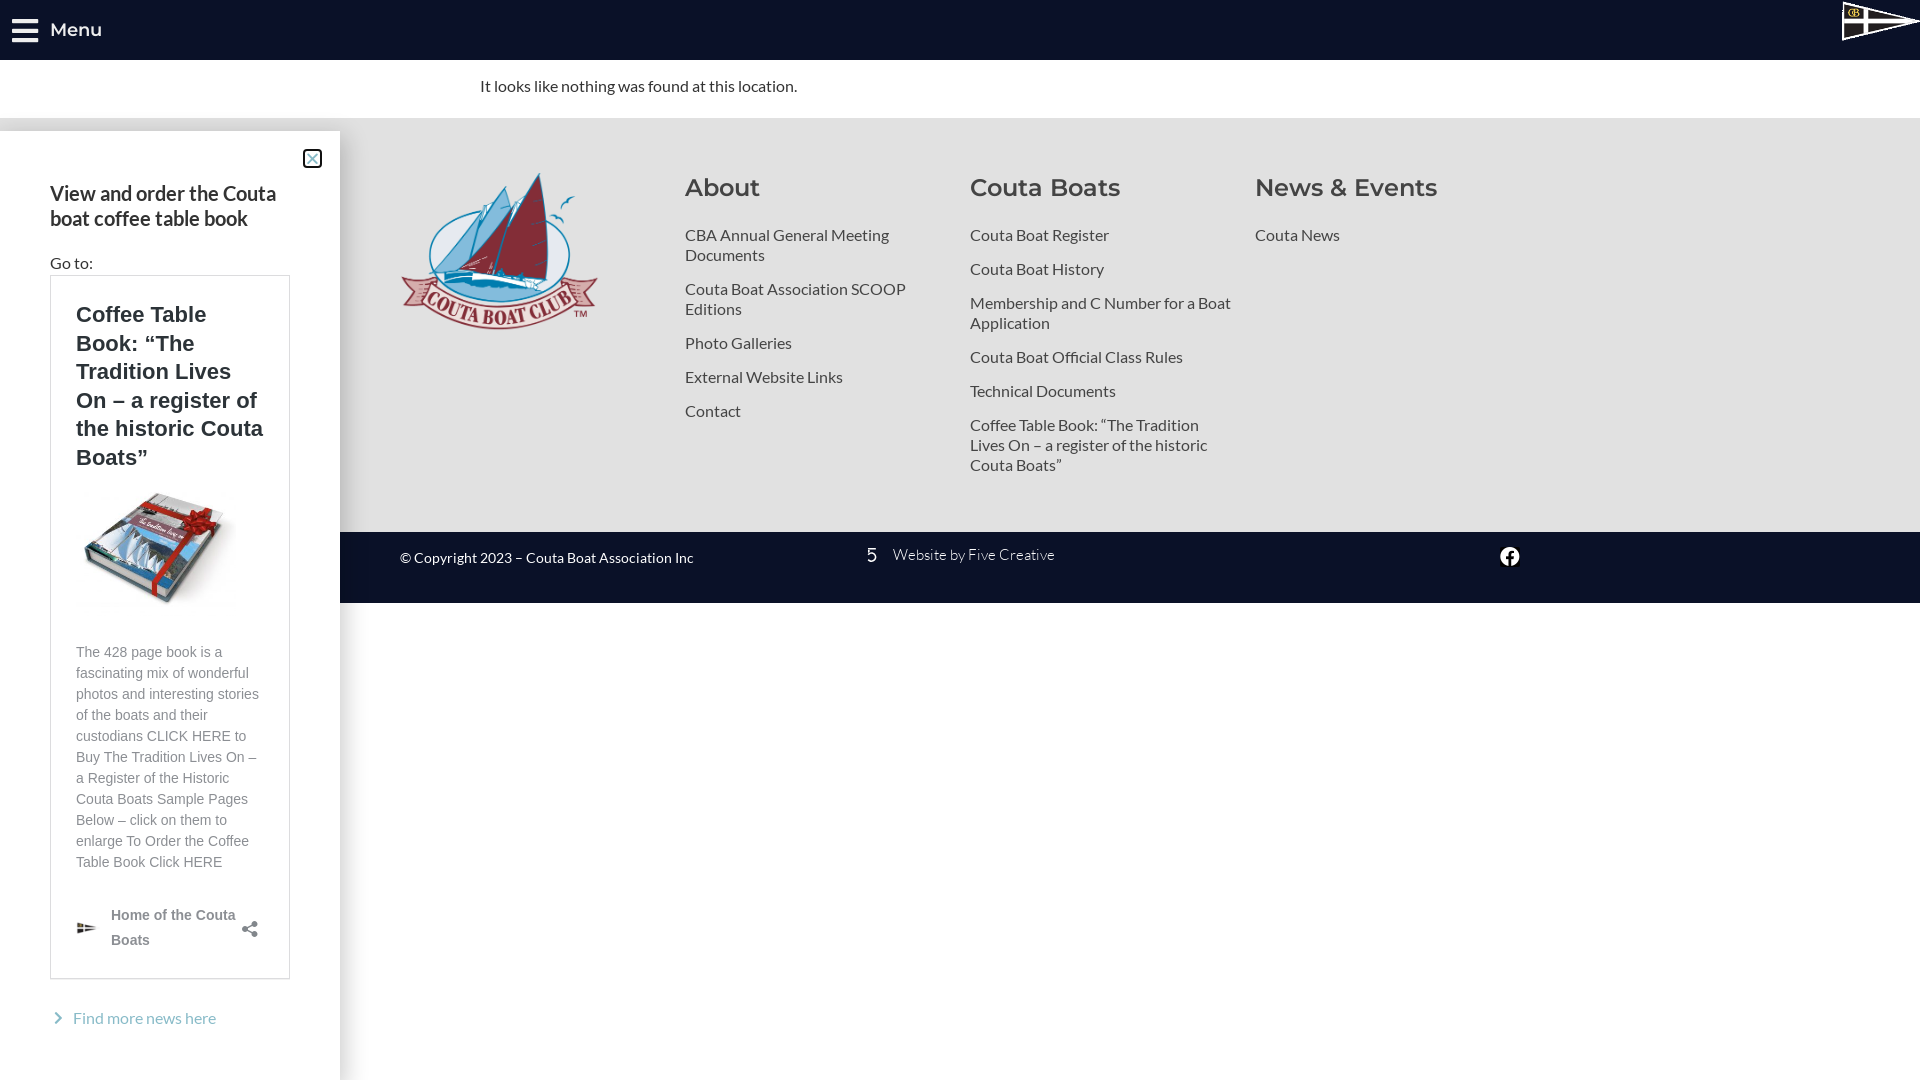  Describe the element at coordinates (817, 342) in the screenshot. I see `'Photo Galleries'` at that location.